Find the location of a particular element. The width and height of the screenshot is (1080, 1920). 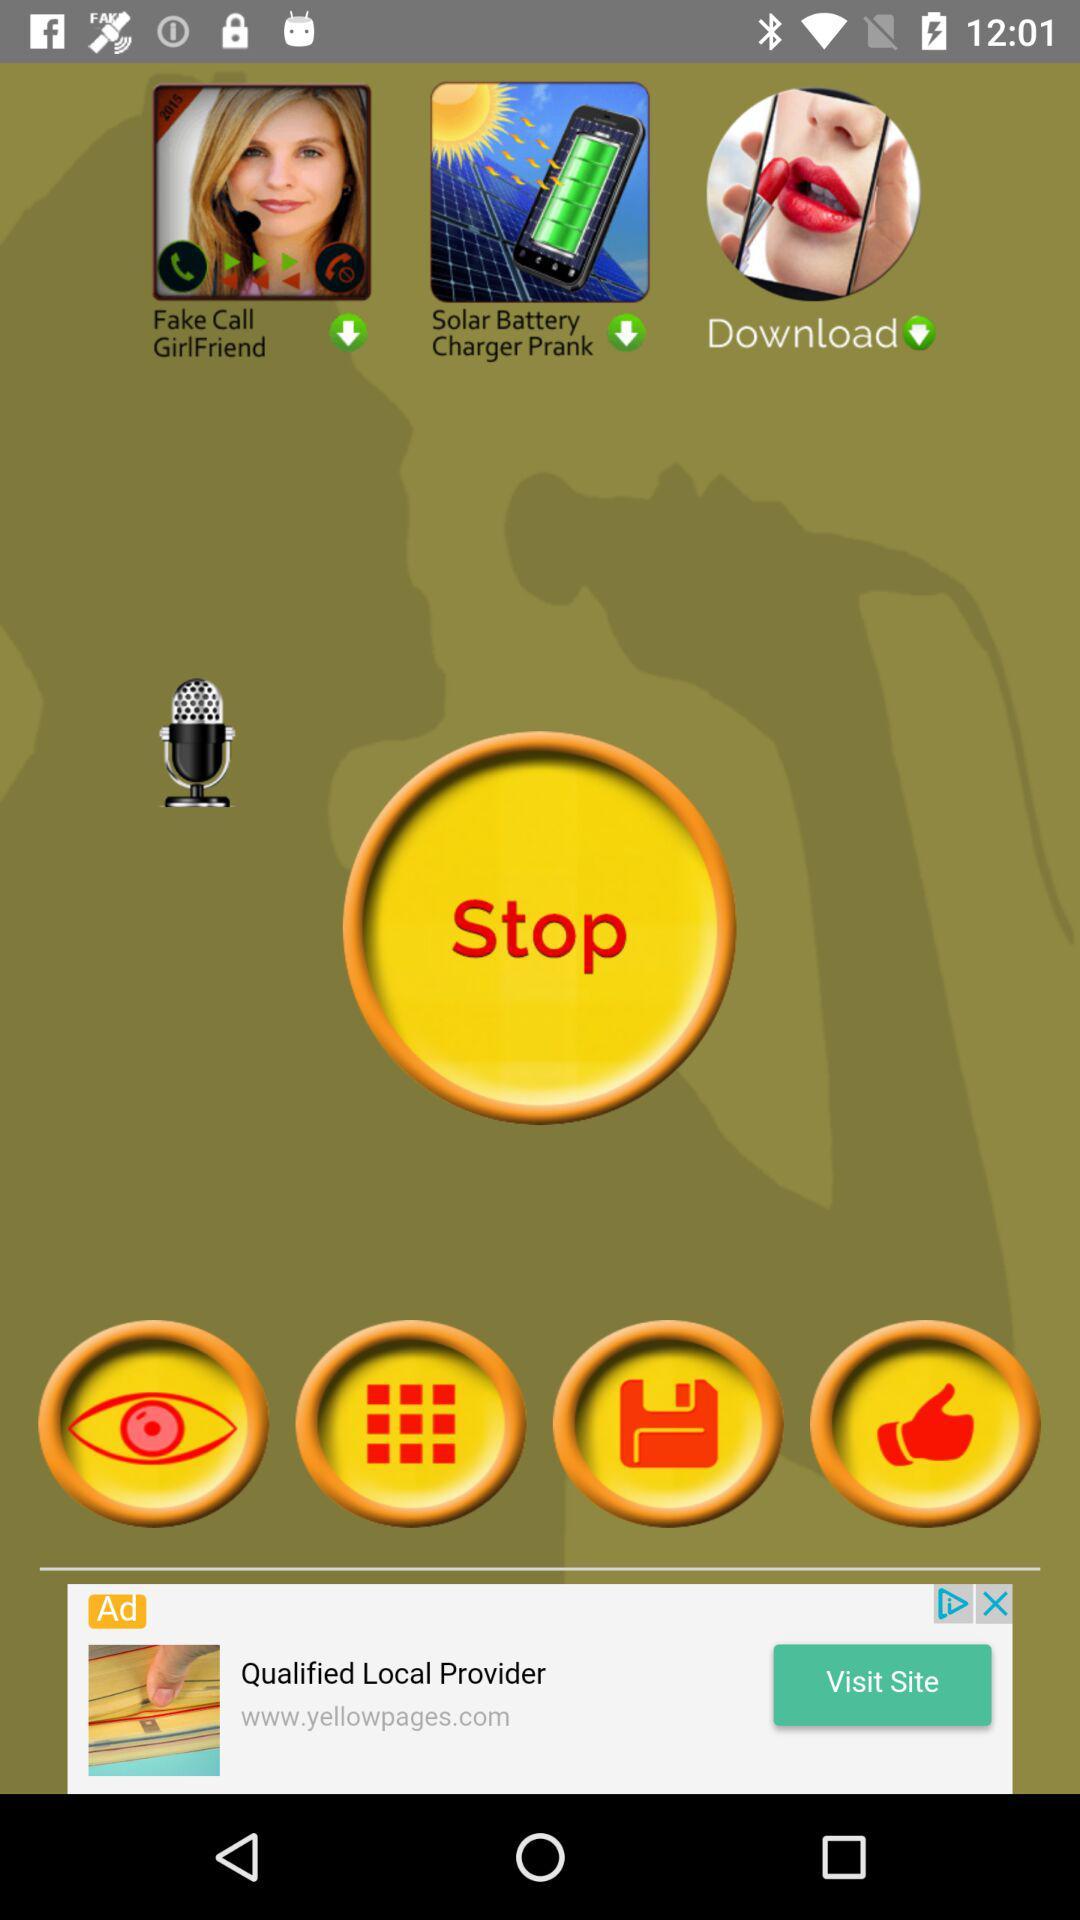

advertisement is located at coordinates (540, 219).